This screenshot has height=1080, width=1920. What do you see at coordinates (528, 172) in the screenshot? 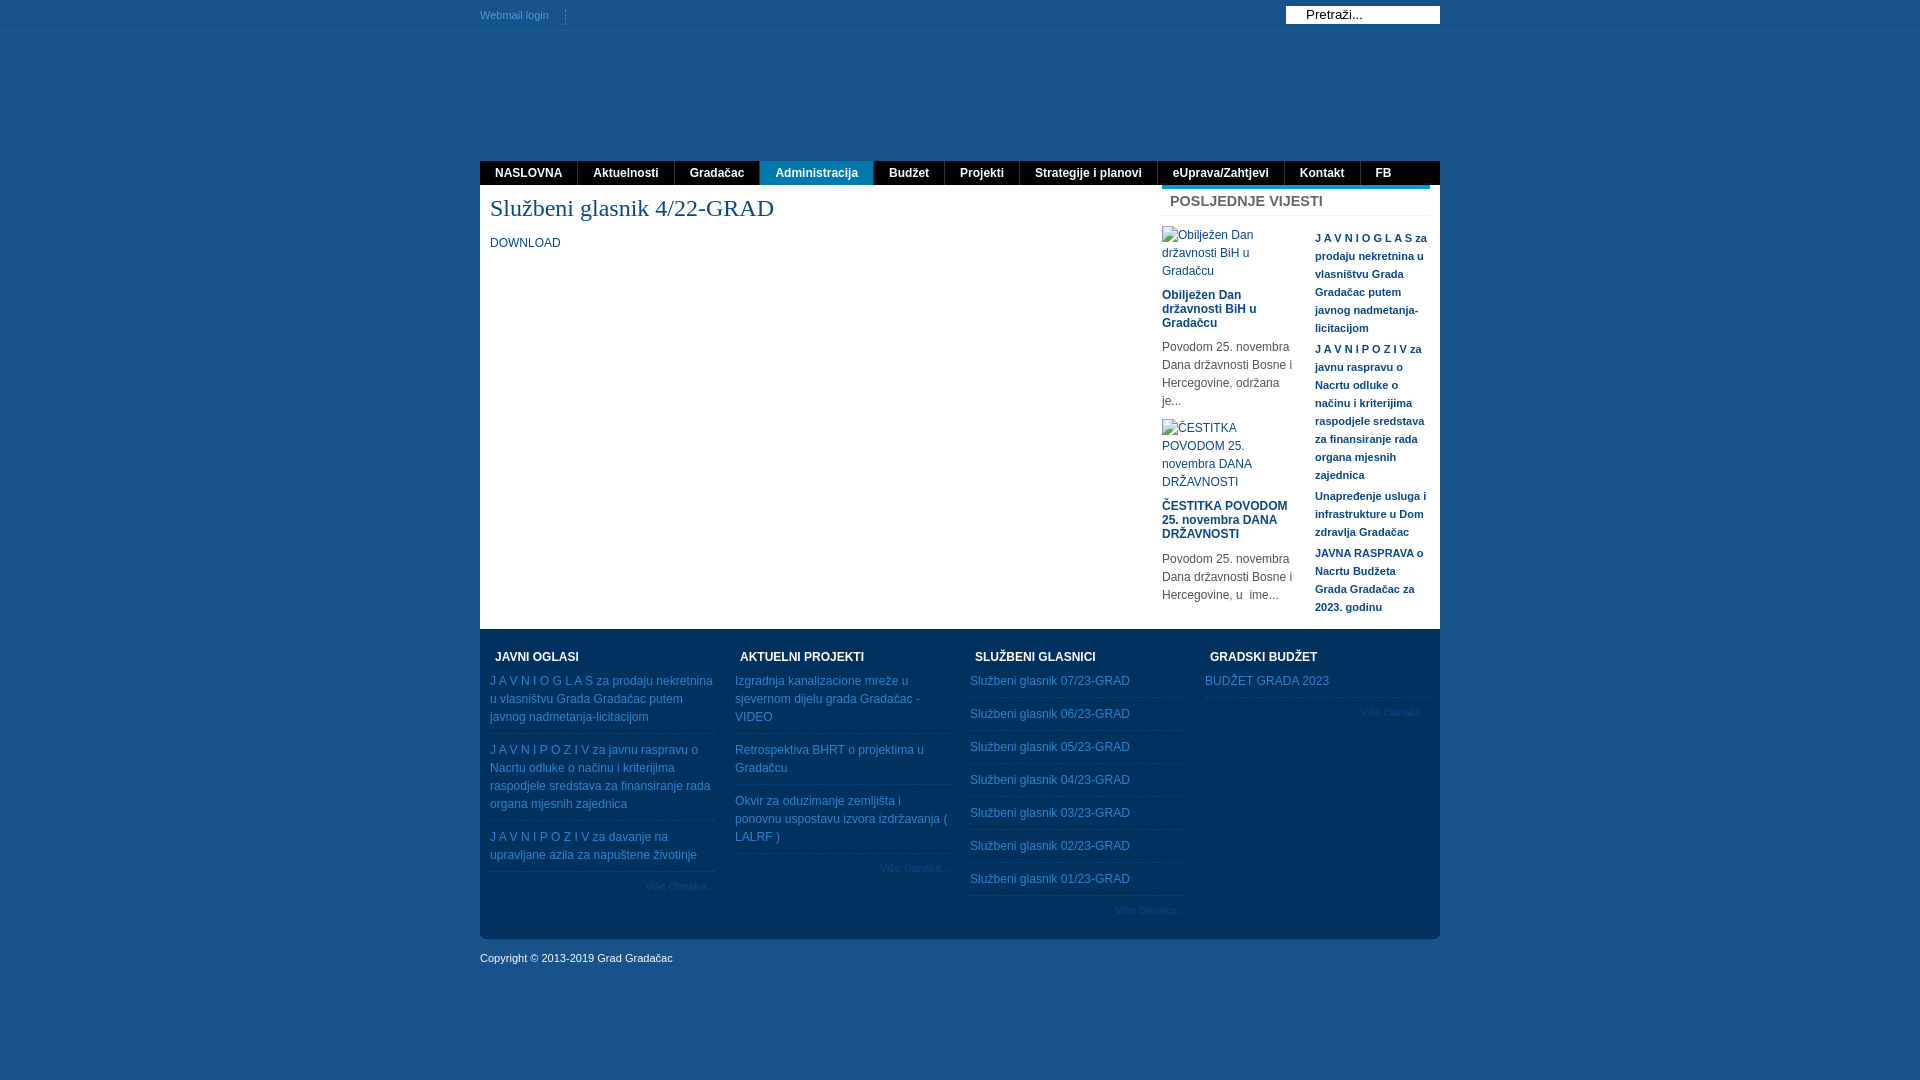
I see `'NASLOVNA'` at bounding box center [528, 172].